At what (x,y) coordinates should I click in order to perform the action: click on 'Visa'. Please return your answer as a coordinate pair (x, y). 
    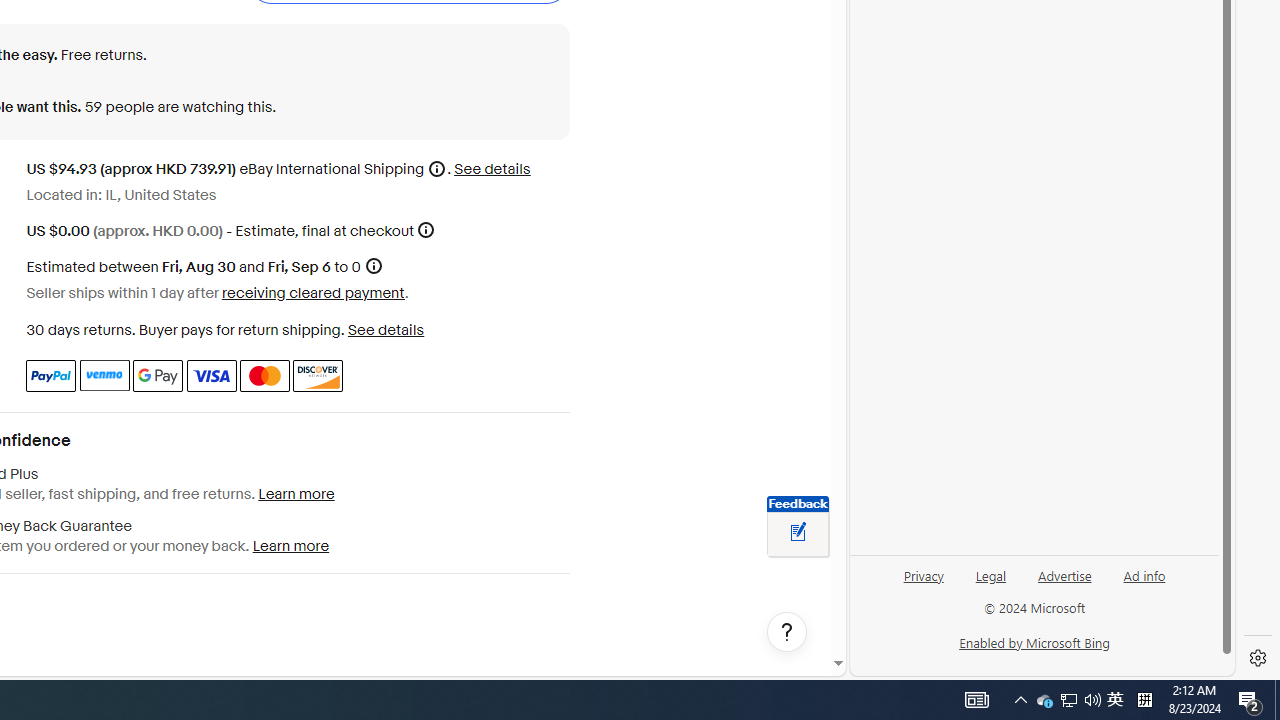
    Looking at the image, I should click on (211, 375).